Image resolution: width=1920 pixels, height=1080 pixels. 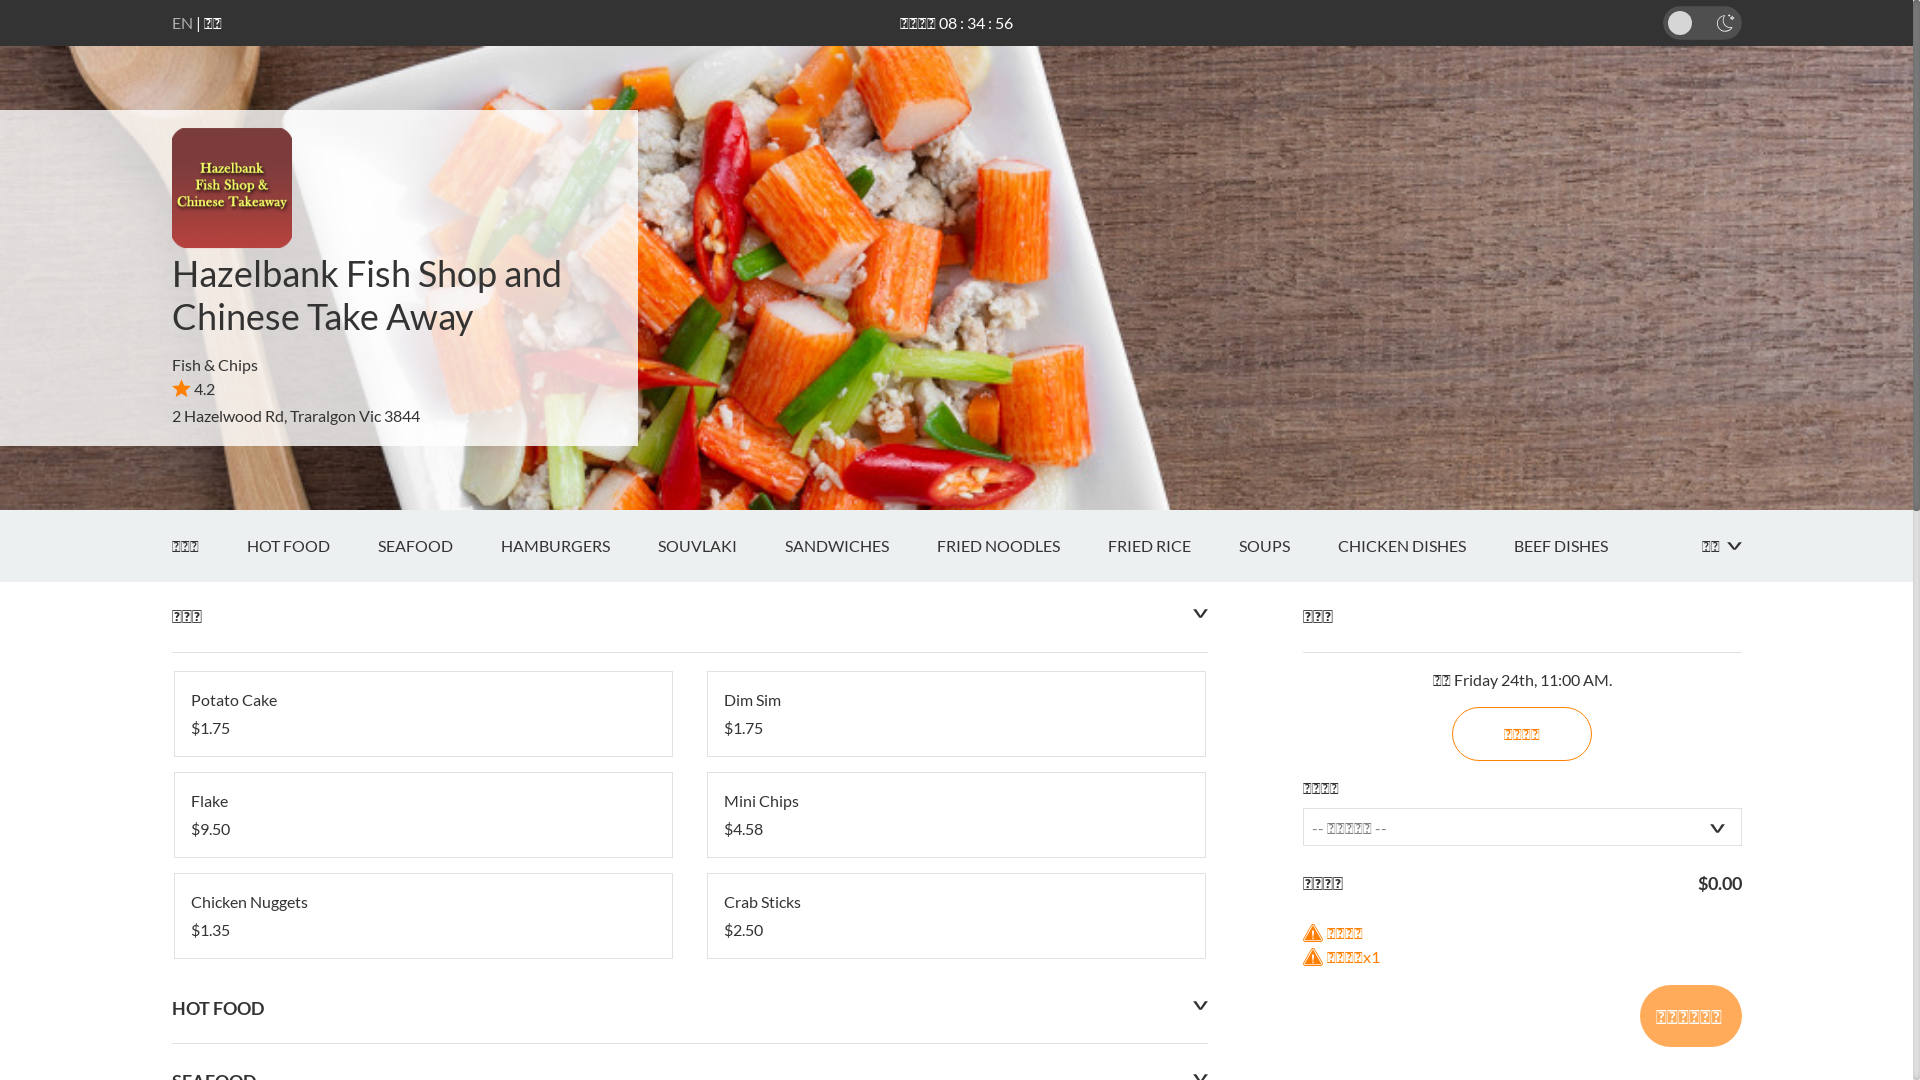 What do you see at coordinates (421, 915) in the screenshot?
I see `'Chicken Nuggets` at bounding box center [421, 915].